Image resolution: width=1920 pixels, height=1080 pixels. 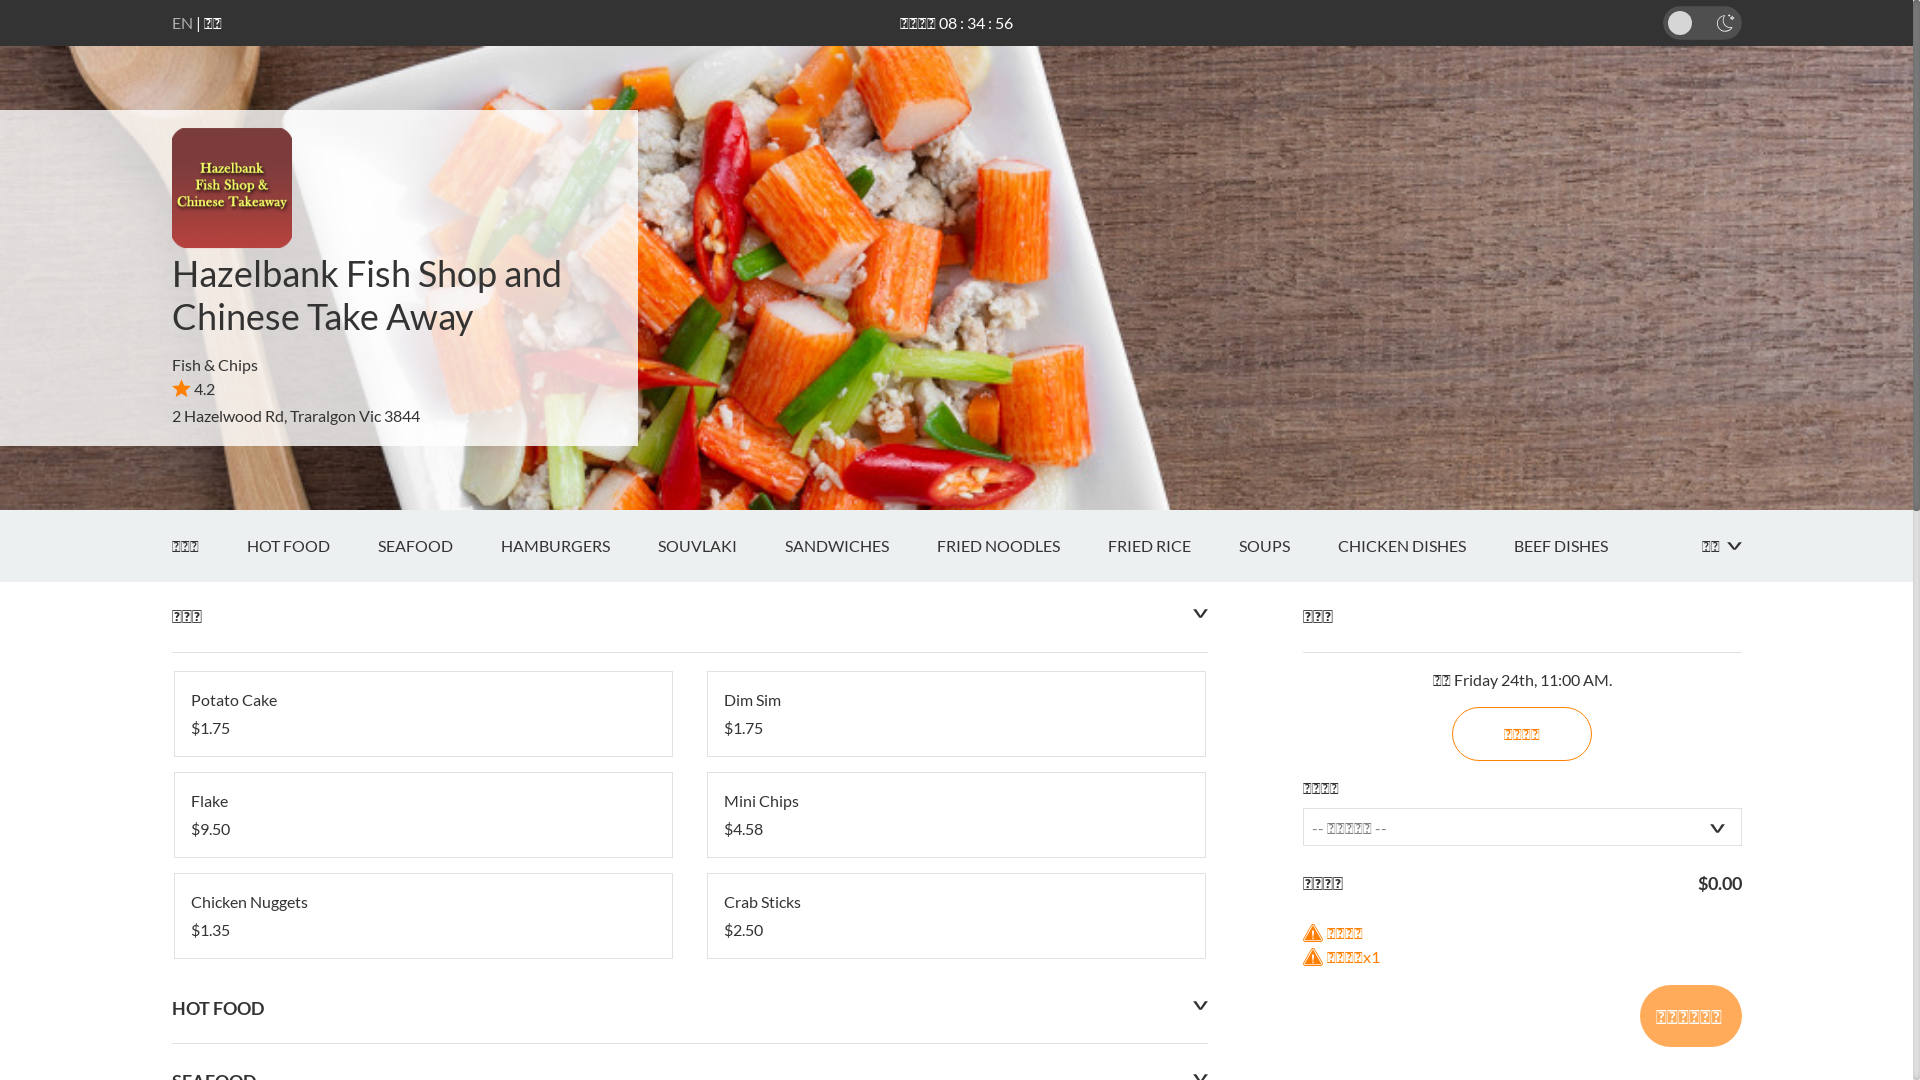 What do you see at coordinates (421, 915) in the screenshot?
I see `'Chicken Nuggets` at bounding box center [421, 915].